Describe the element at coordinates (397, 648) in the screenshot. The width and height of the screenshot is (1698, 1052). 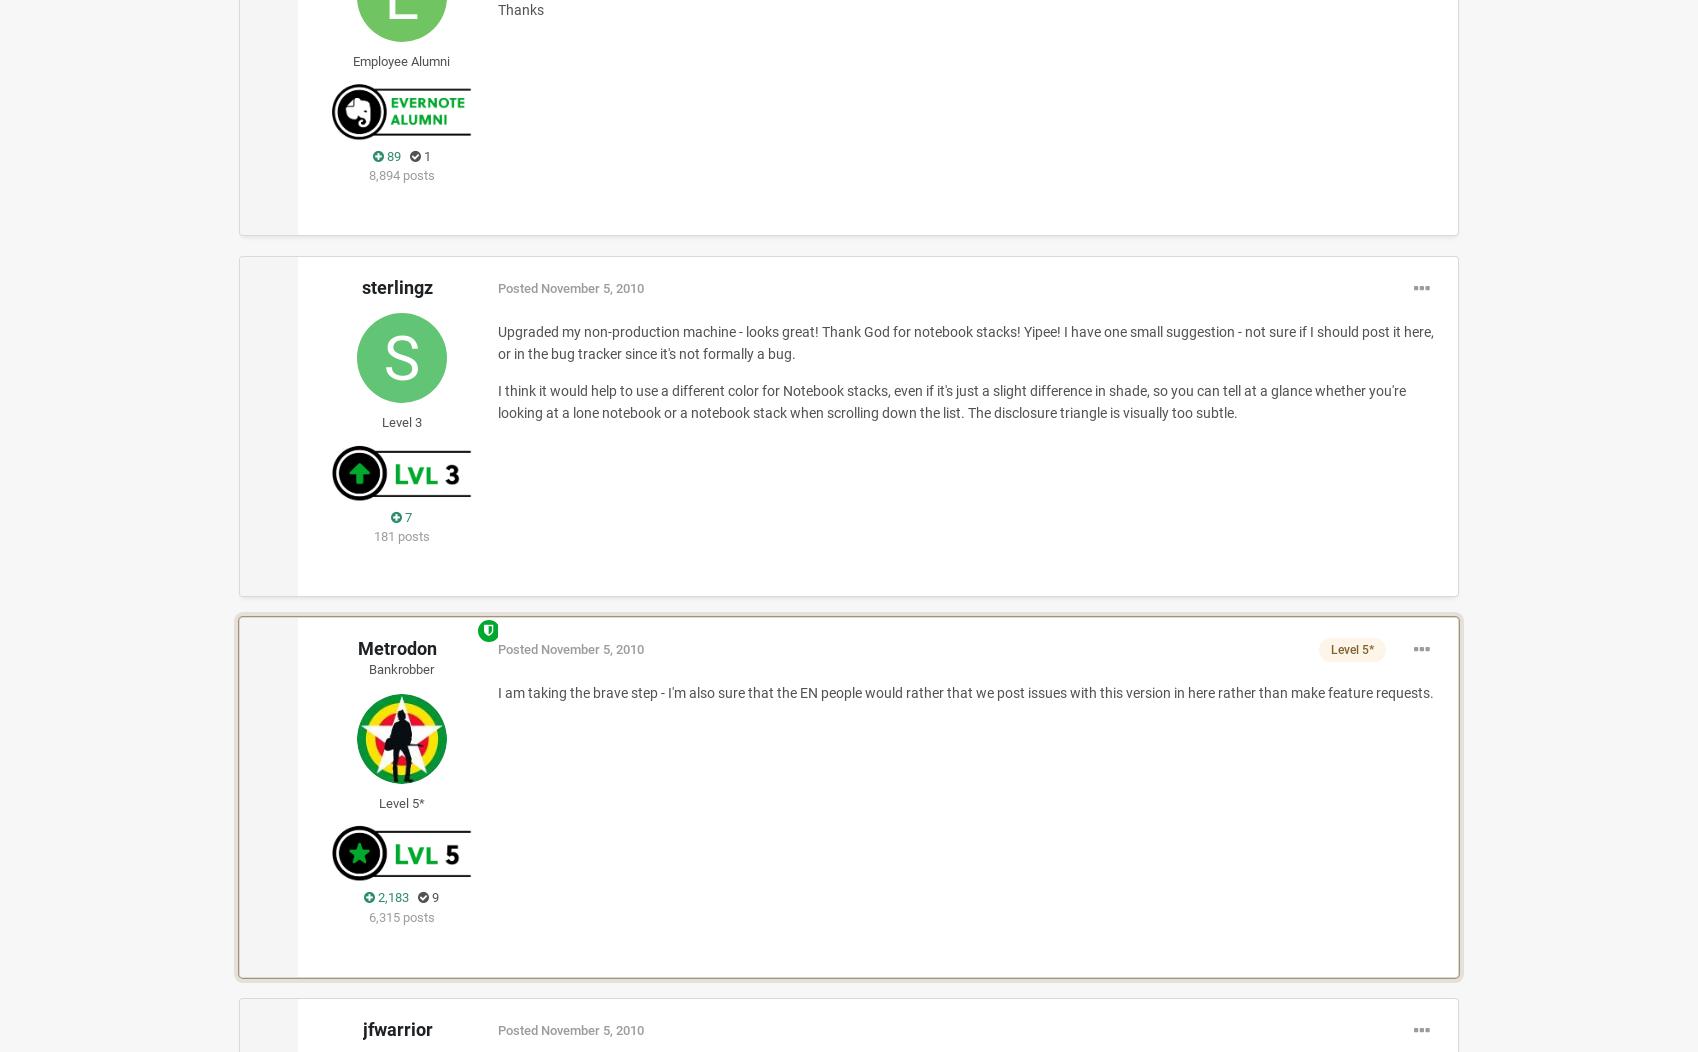
I see `'Metrodon'` at that location.